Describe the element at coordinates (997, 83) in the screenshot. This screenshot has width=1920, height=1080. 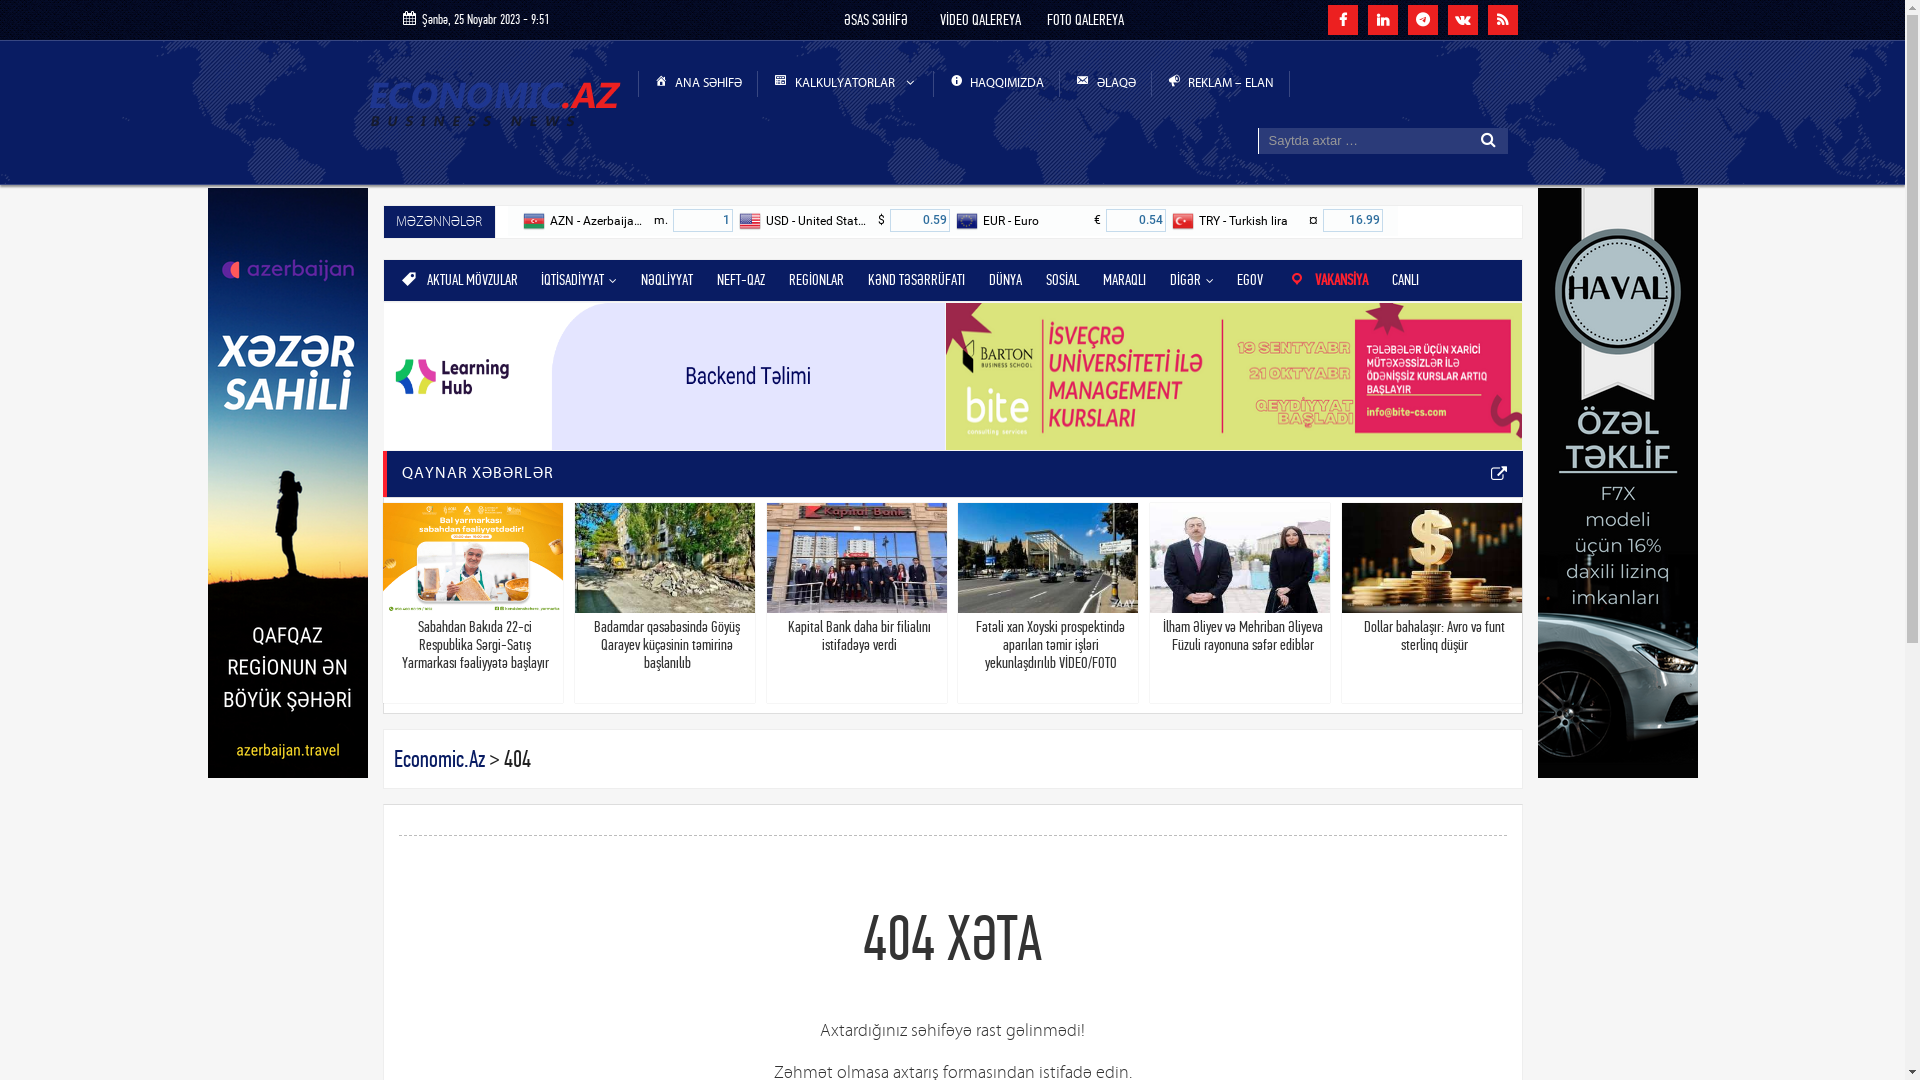
I see `'HAQQIMIZDA'` at that location.